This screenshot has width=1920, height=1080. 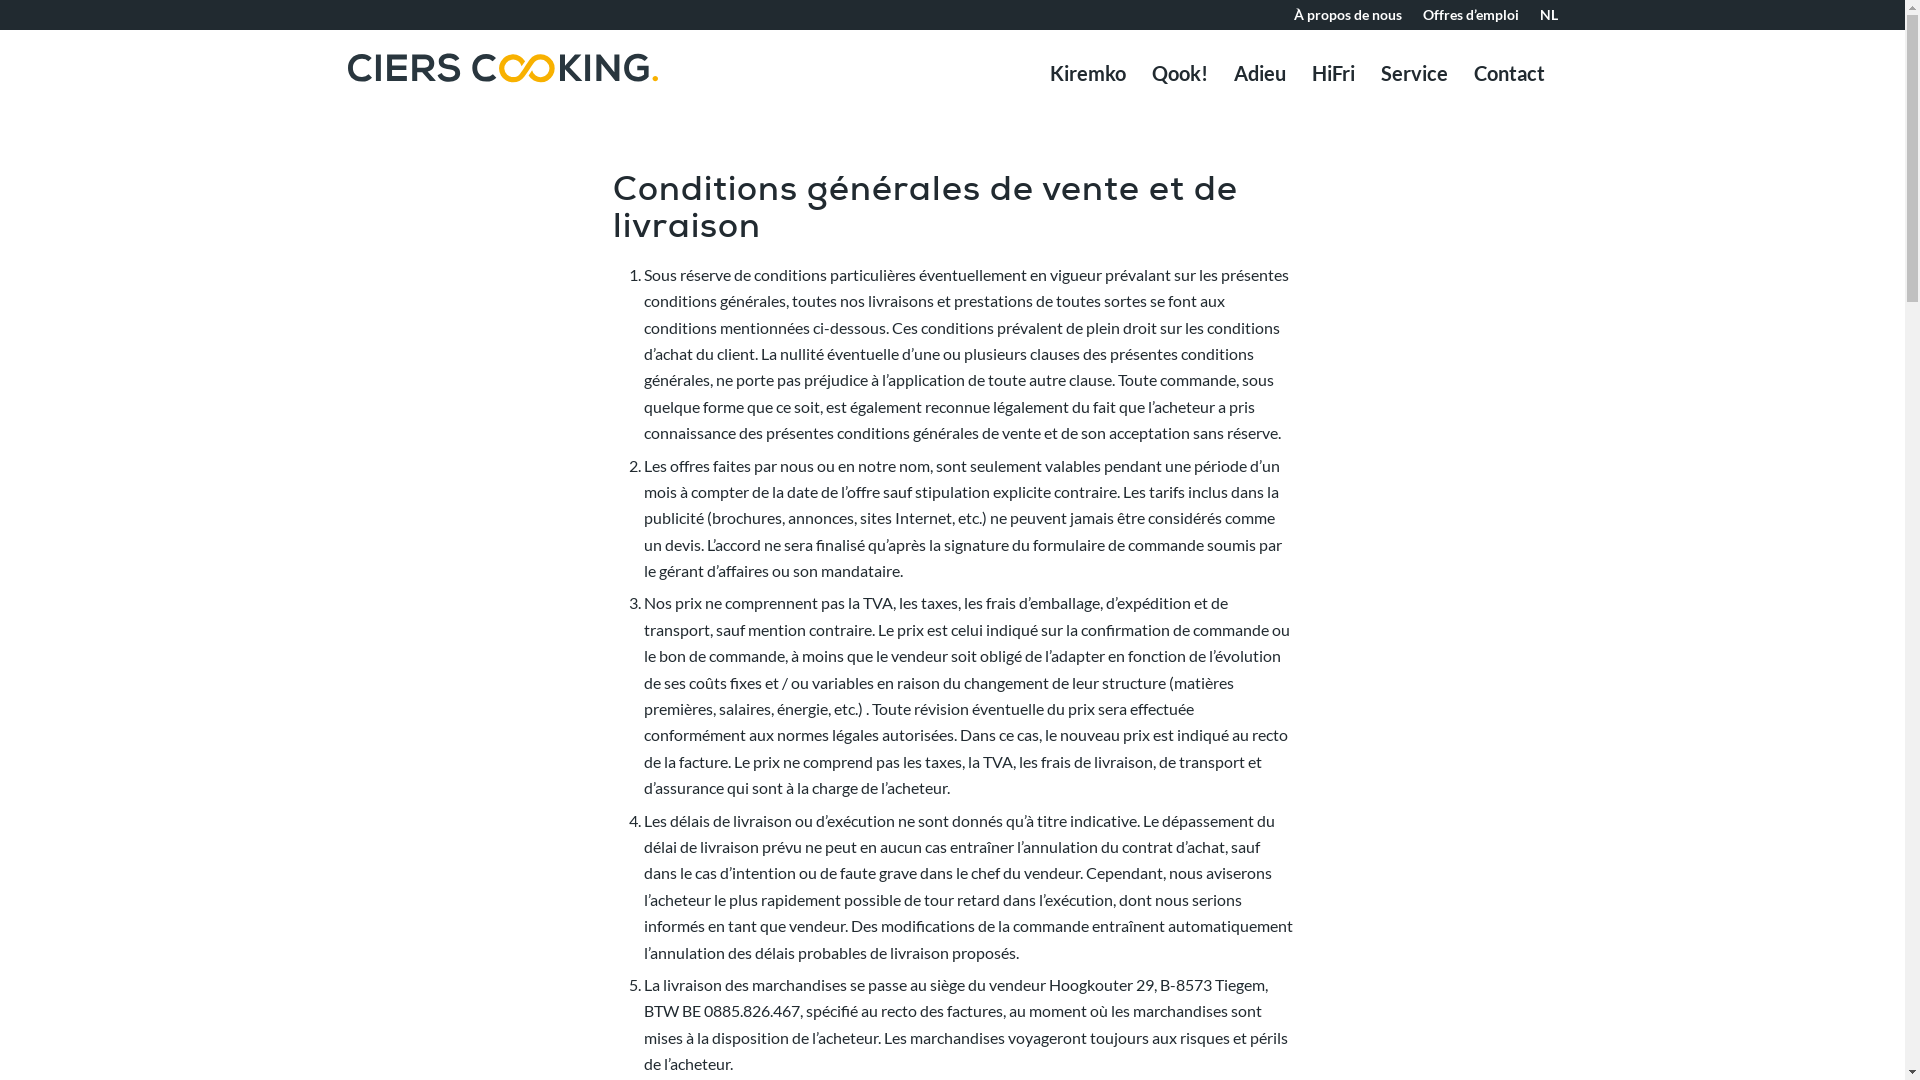 What do you see at coordinates (1179, 72) in the screenshot?
I see `'Qook!'` at bounding box center [1179, 72].